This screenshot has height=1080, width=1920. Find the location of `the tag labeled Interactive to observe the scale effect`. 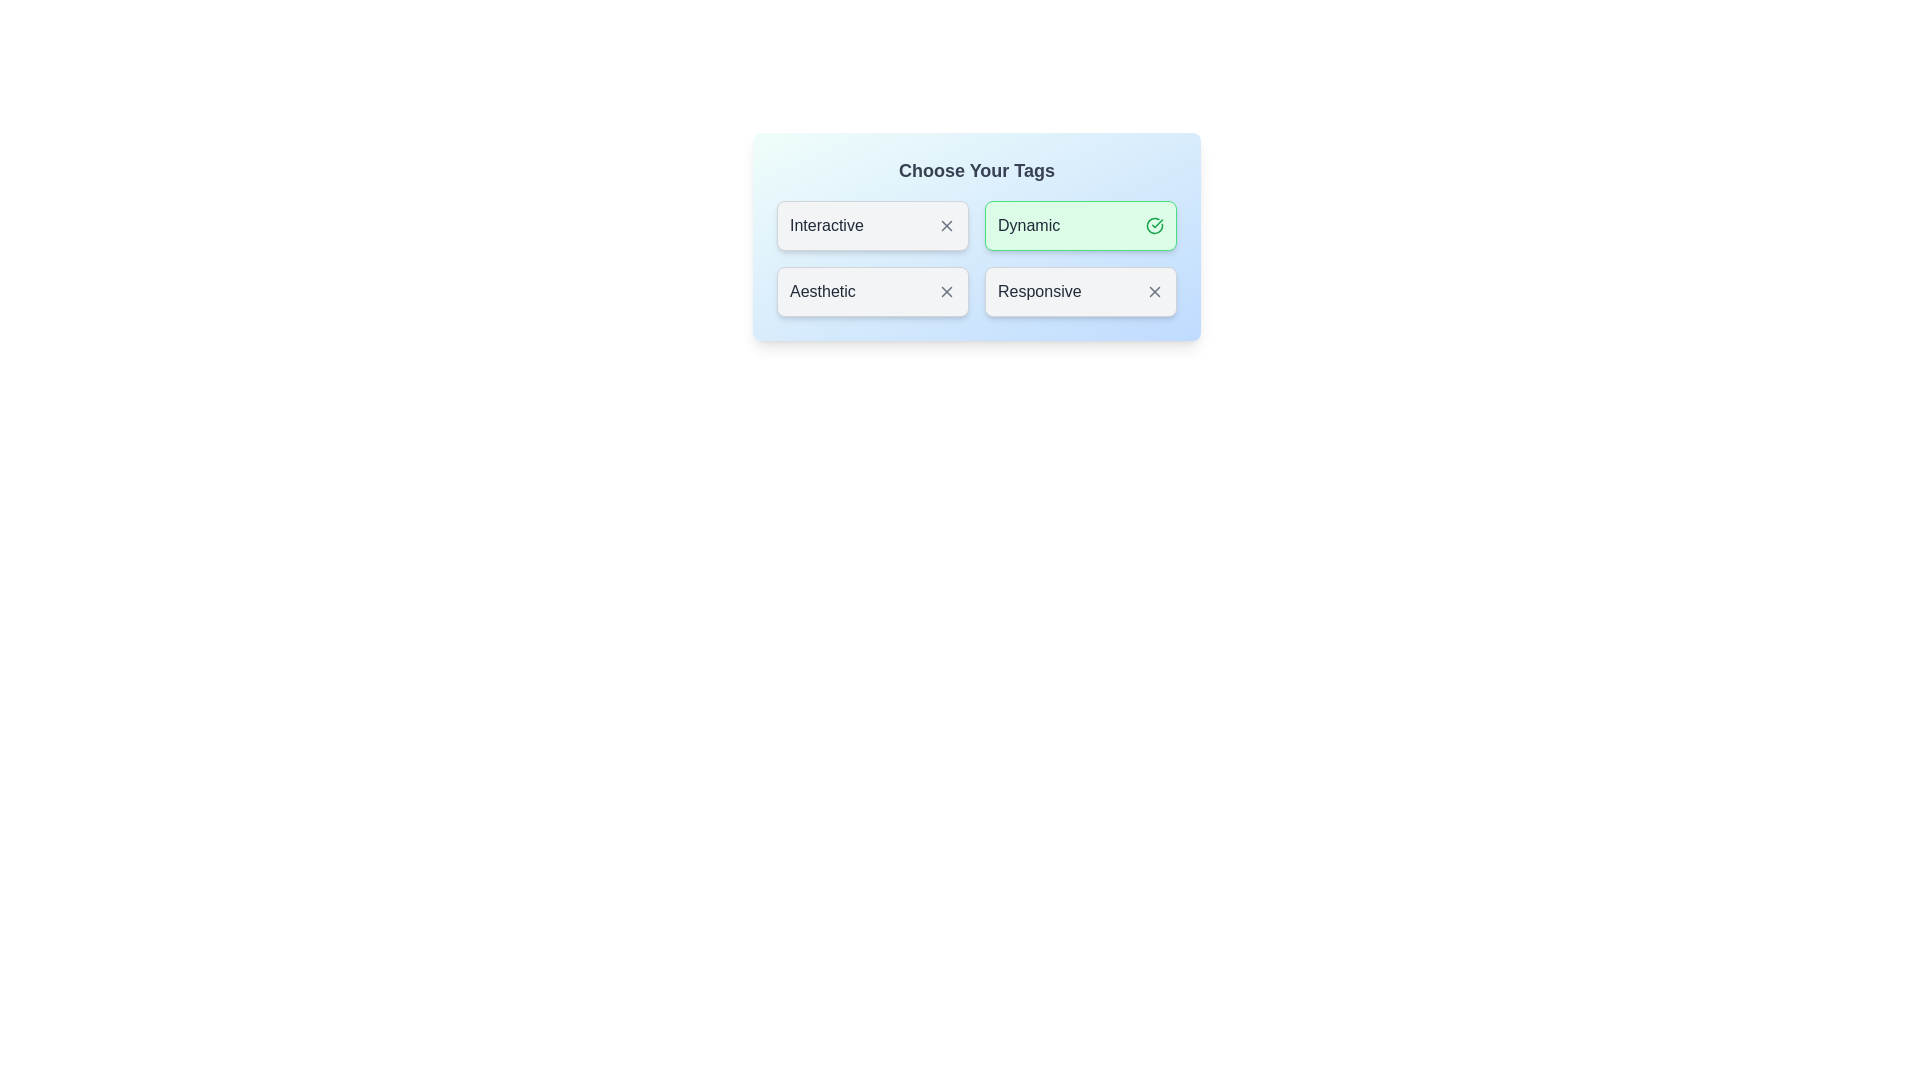

the tag labeled Interactive to observe the scale effect is located at coordinates (873, 225).